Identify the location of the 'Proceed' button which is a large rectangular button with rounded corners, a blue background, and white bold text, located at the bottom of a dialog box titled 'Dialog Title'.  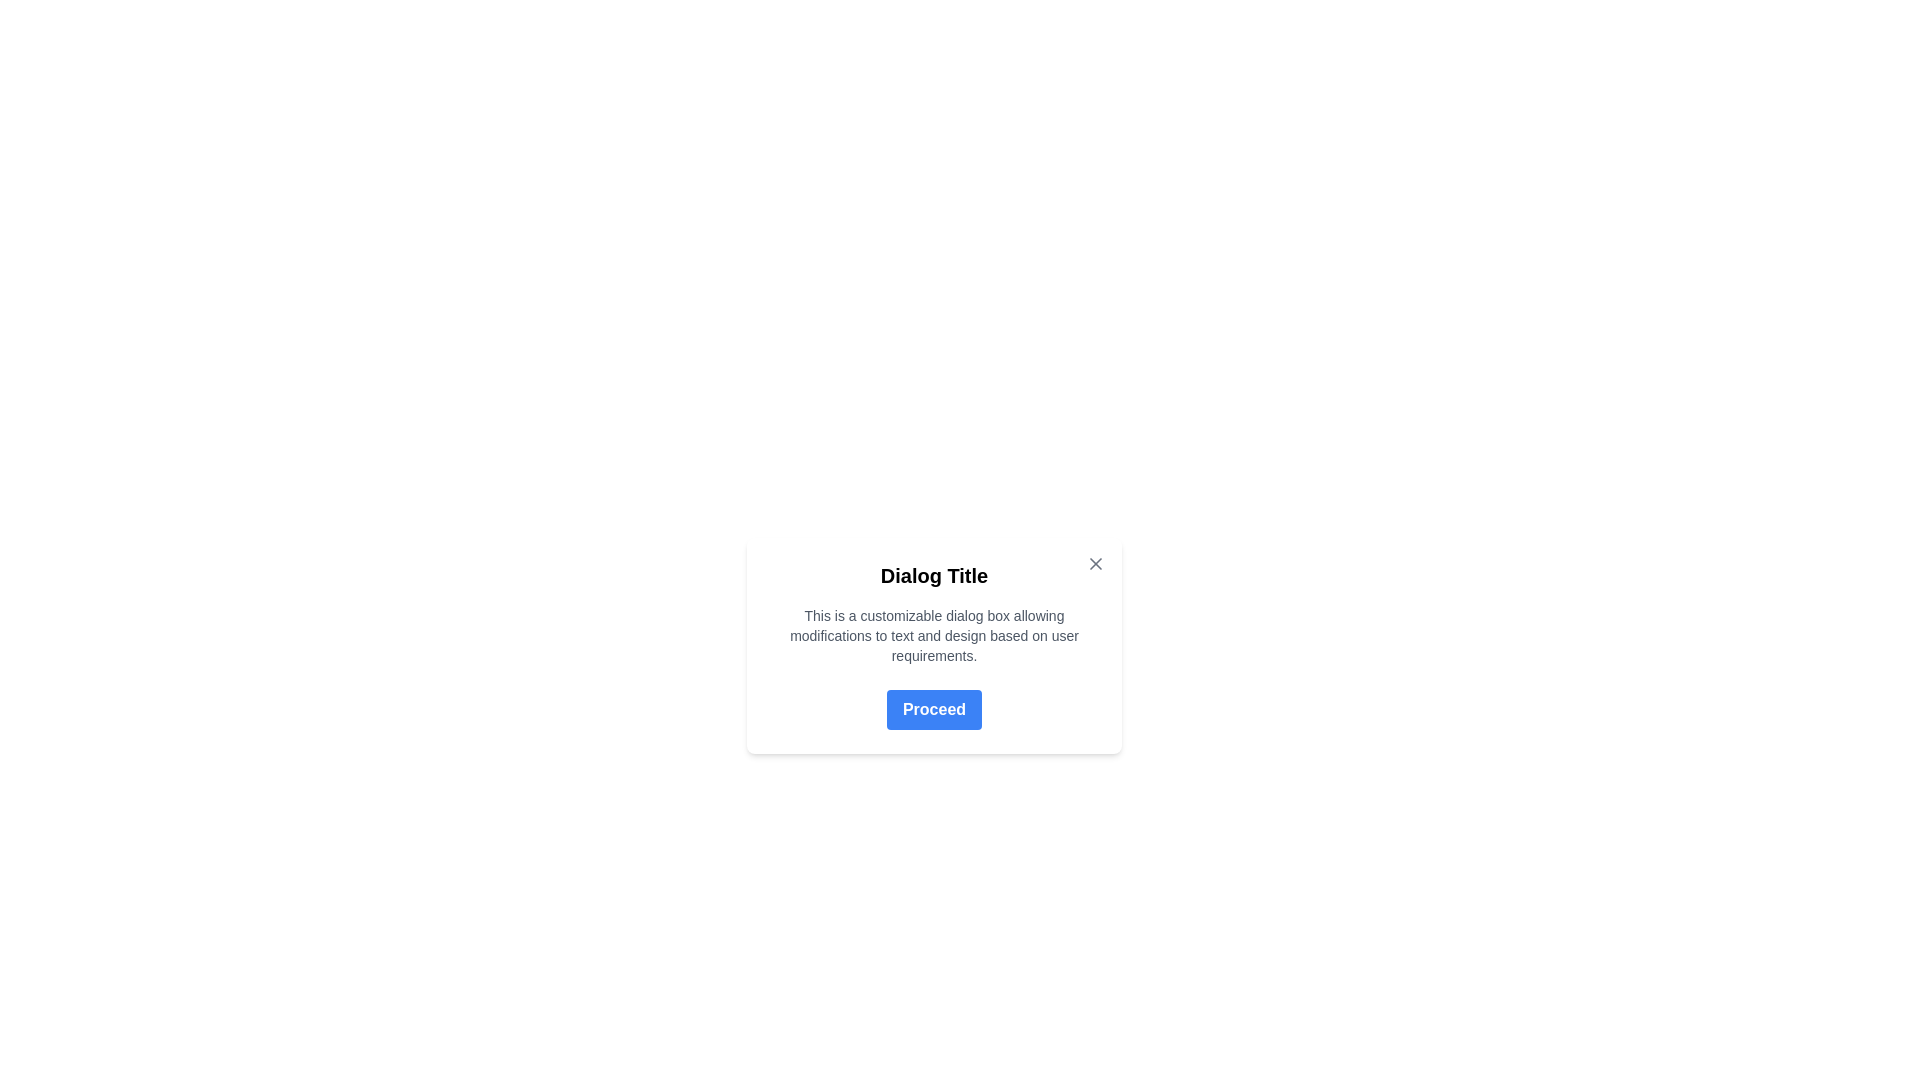
(933, 708).